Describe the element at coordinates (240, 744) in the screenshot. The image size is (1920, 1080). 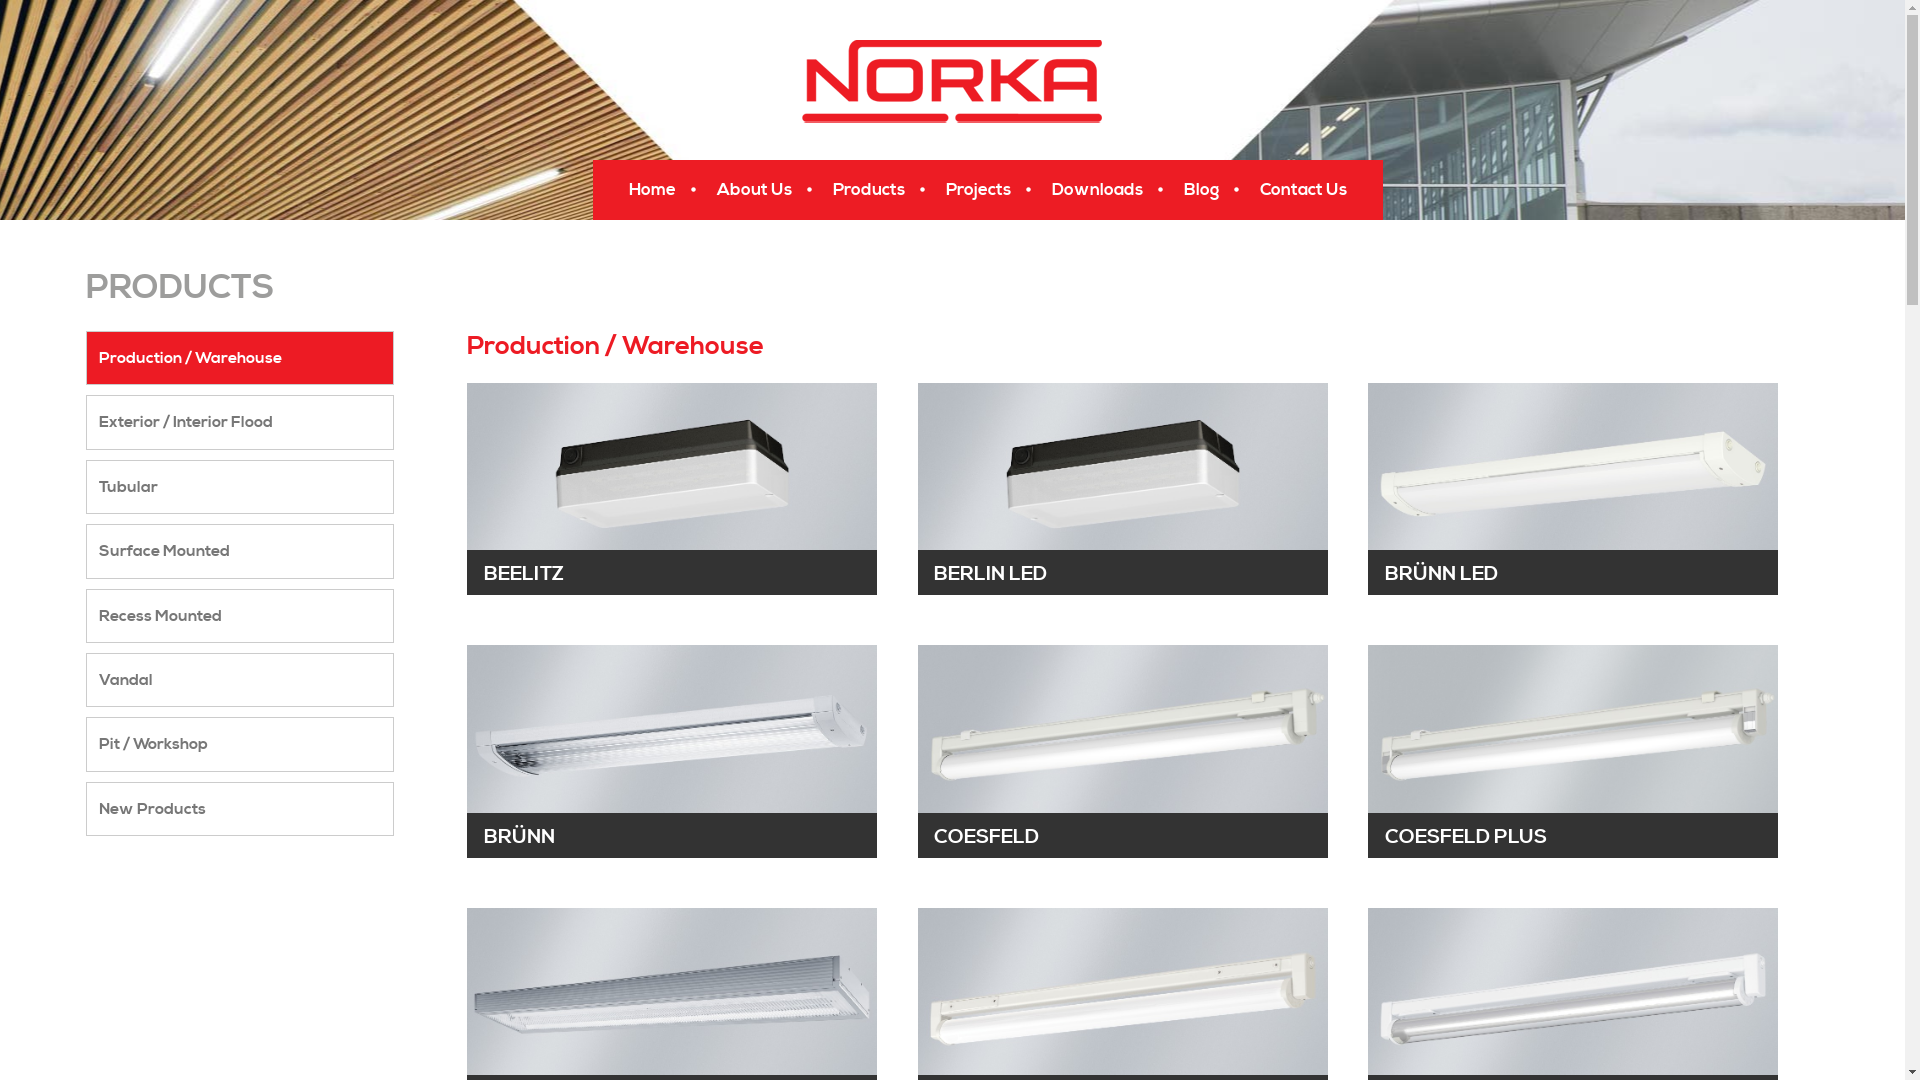
I see `'Pit / Workshop'` at that location.